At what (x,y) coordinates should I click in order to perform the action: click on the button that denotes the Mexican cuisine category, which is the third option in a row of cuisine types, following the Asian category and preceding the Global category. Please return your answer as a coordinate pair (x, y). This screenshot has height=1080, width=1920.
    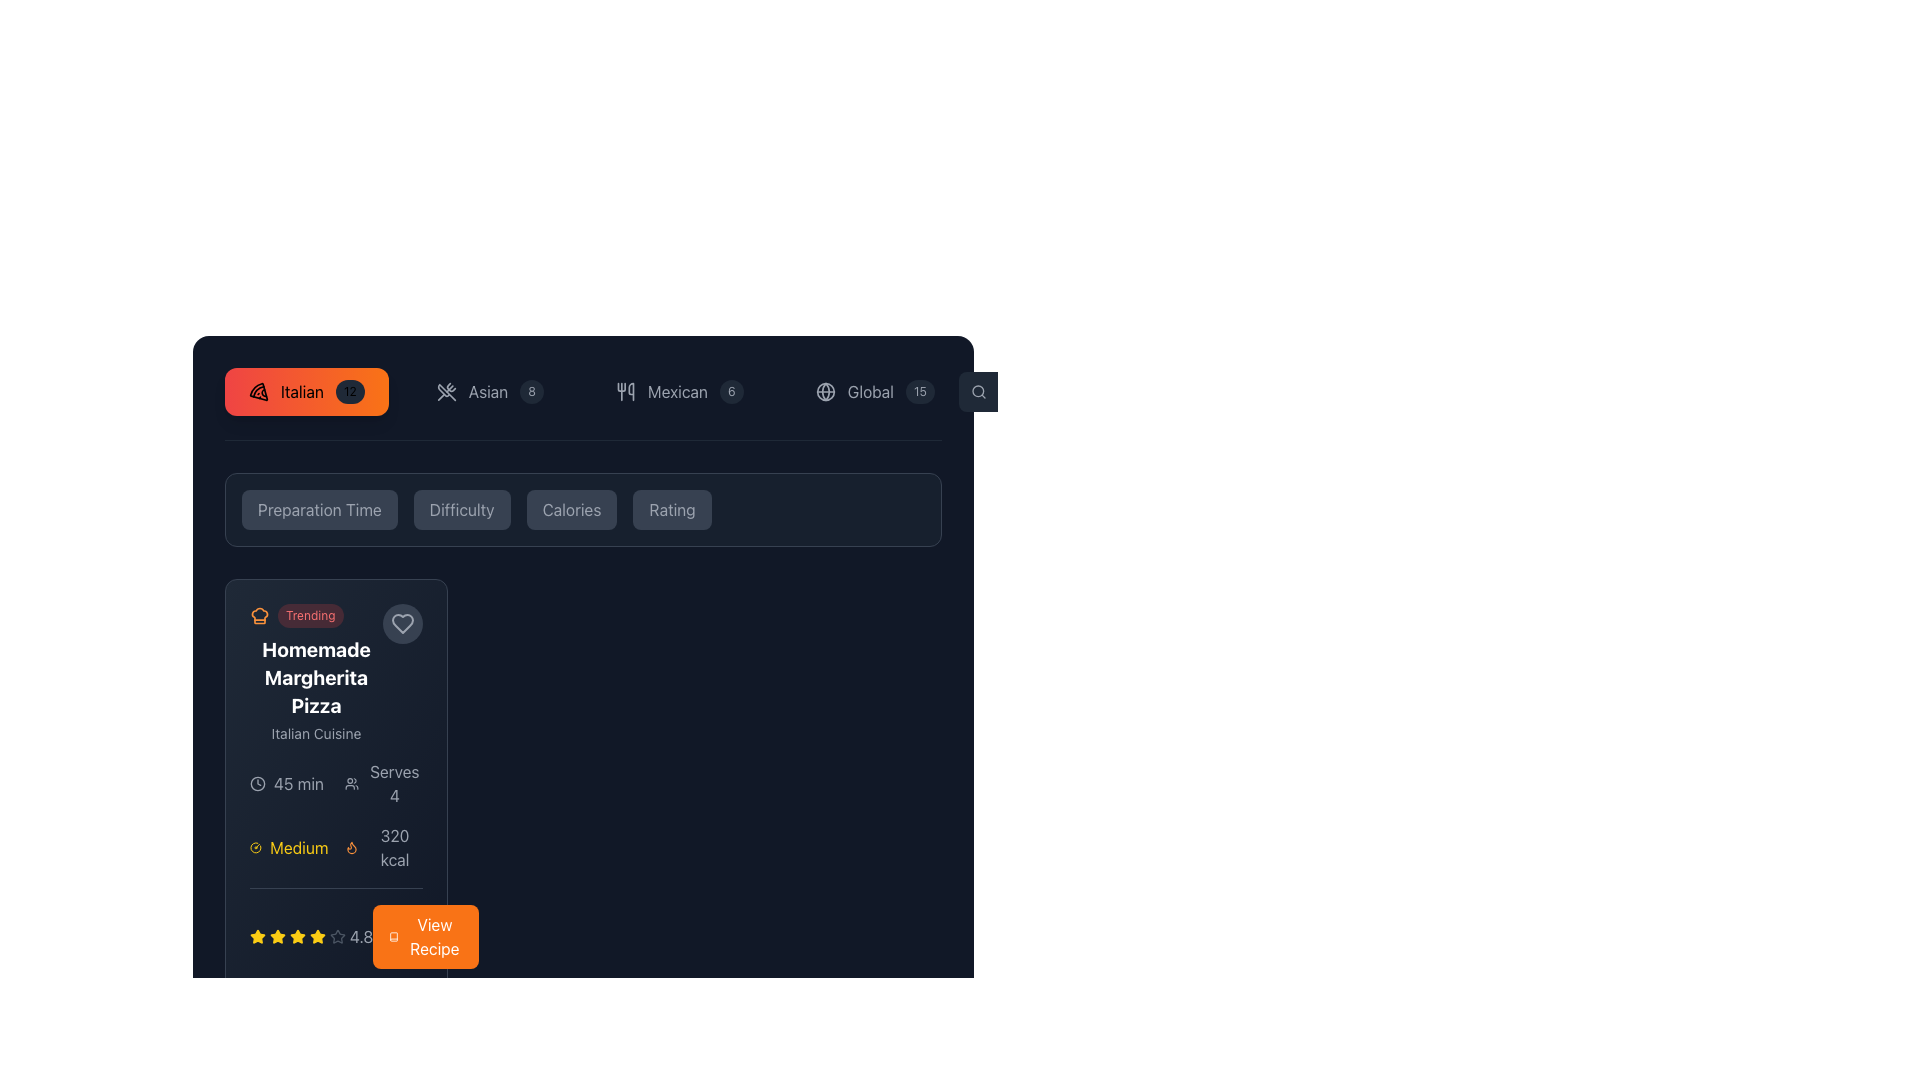
    Looking at the image, I should click on (679, 392).